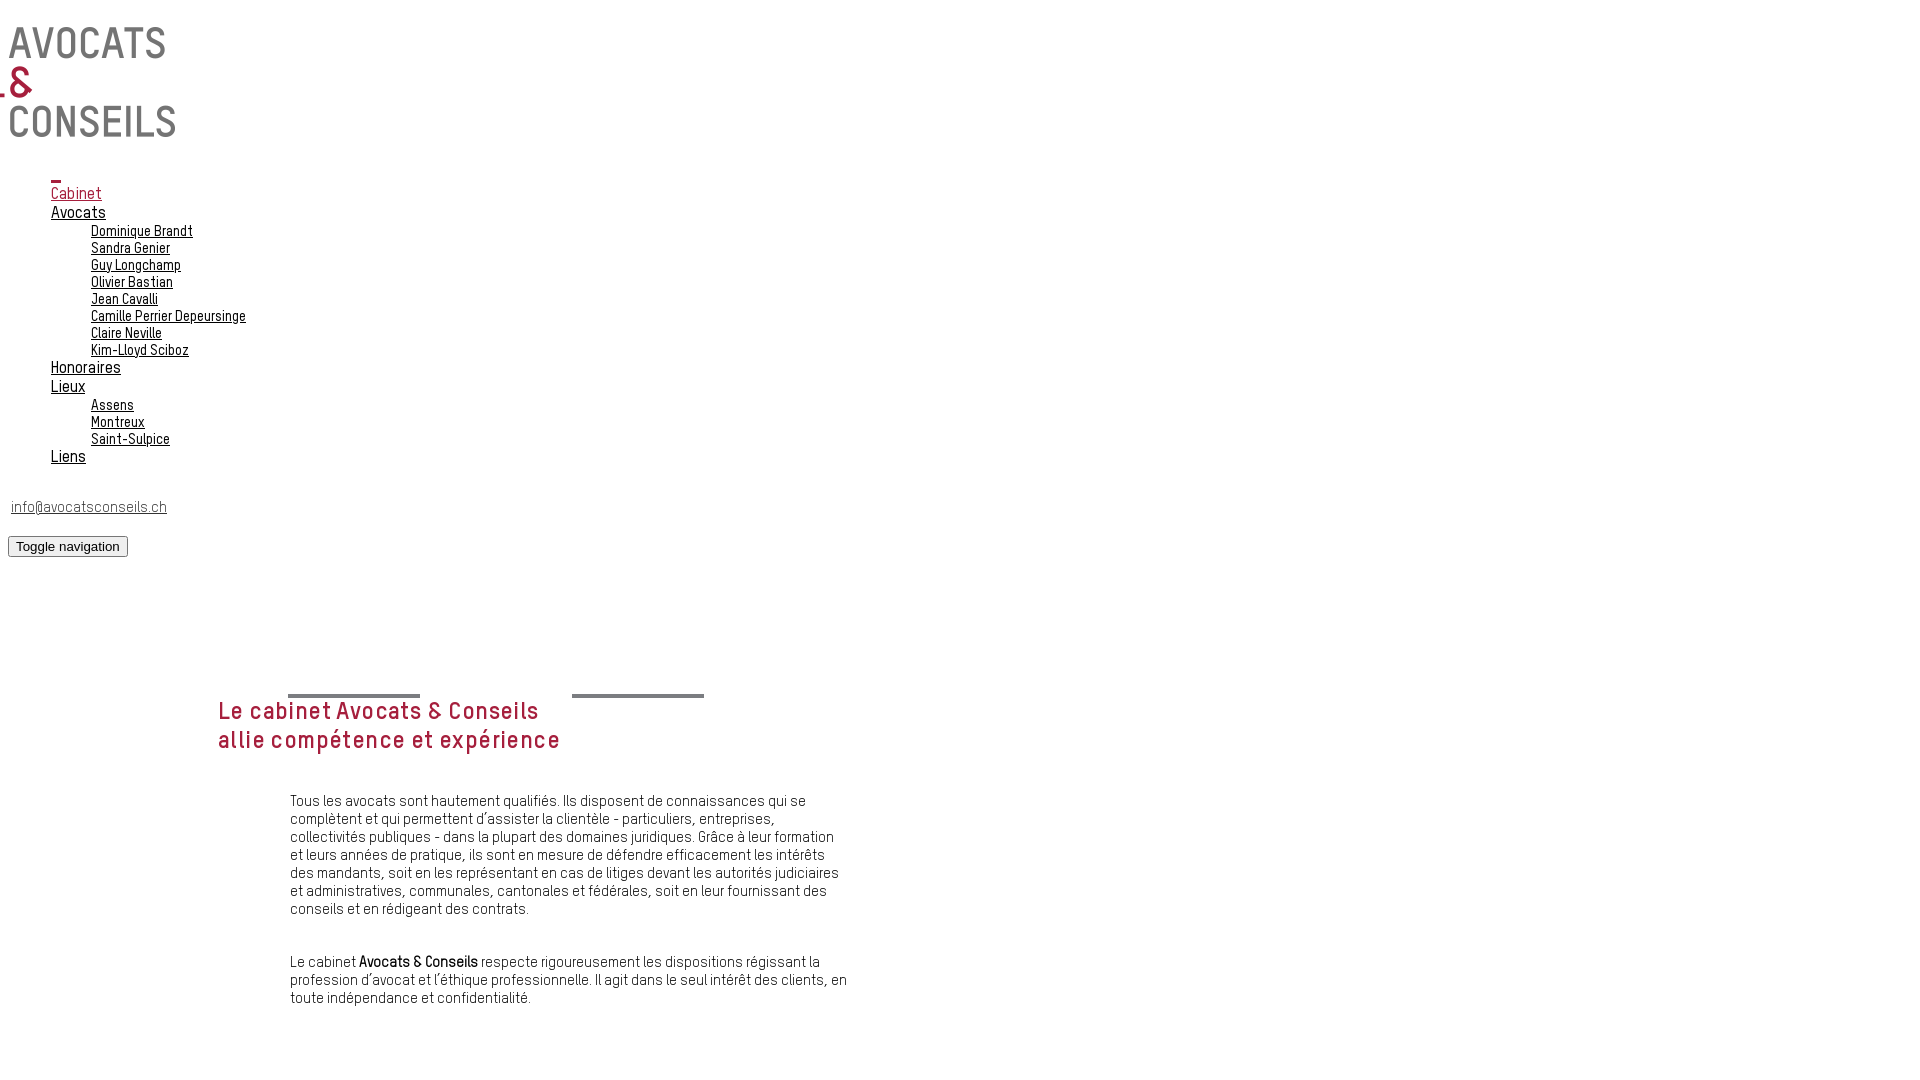 This screenshot has width=1920, height=1080. What do you see at coordinates (123, 300) in the screenshot?
I see `'Jean Cavalli'` at bounding box center [123, 300].